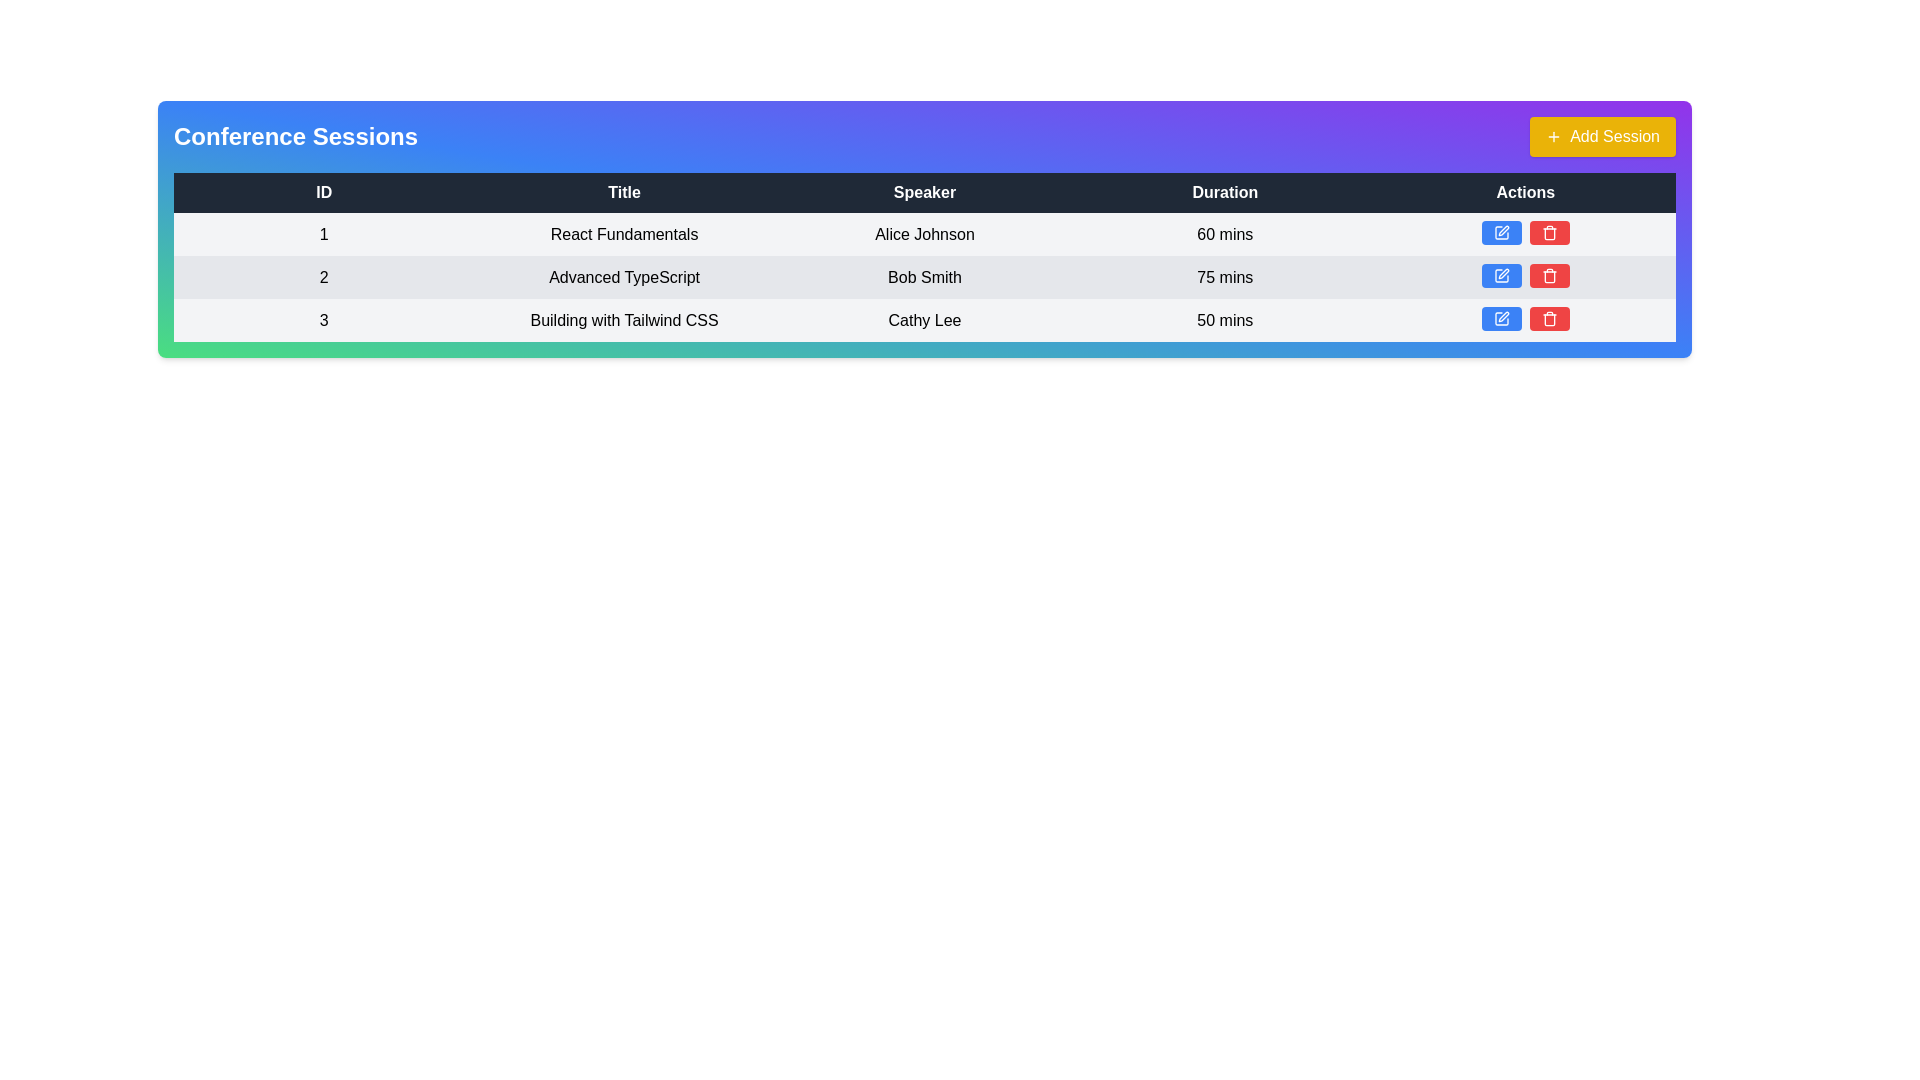  Describe the element at coordinates (1524, 192) in the screenshot. I see `the text label displaying 'Actions' which is the last header in the row of a data table, characterized by its white text on a dark blue background` at that location.